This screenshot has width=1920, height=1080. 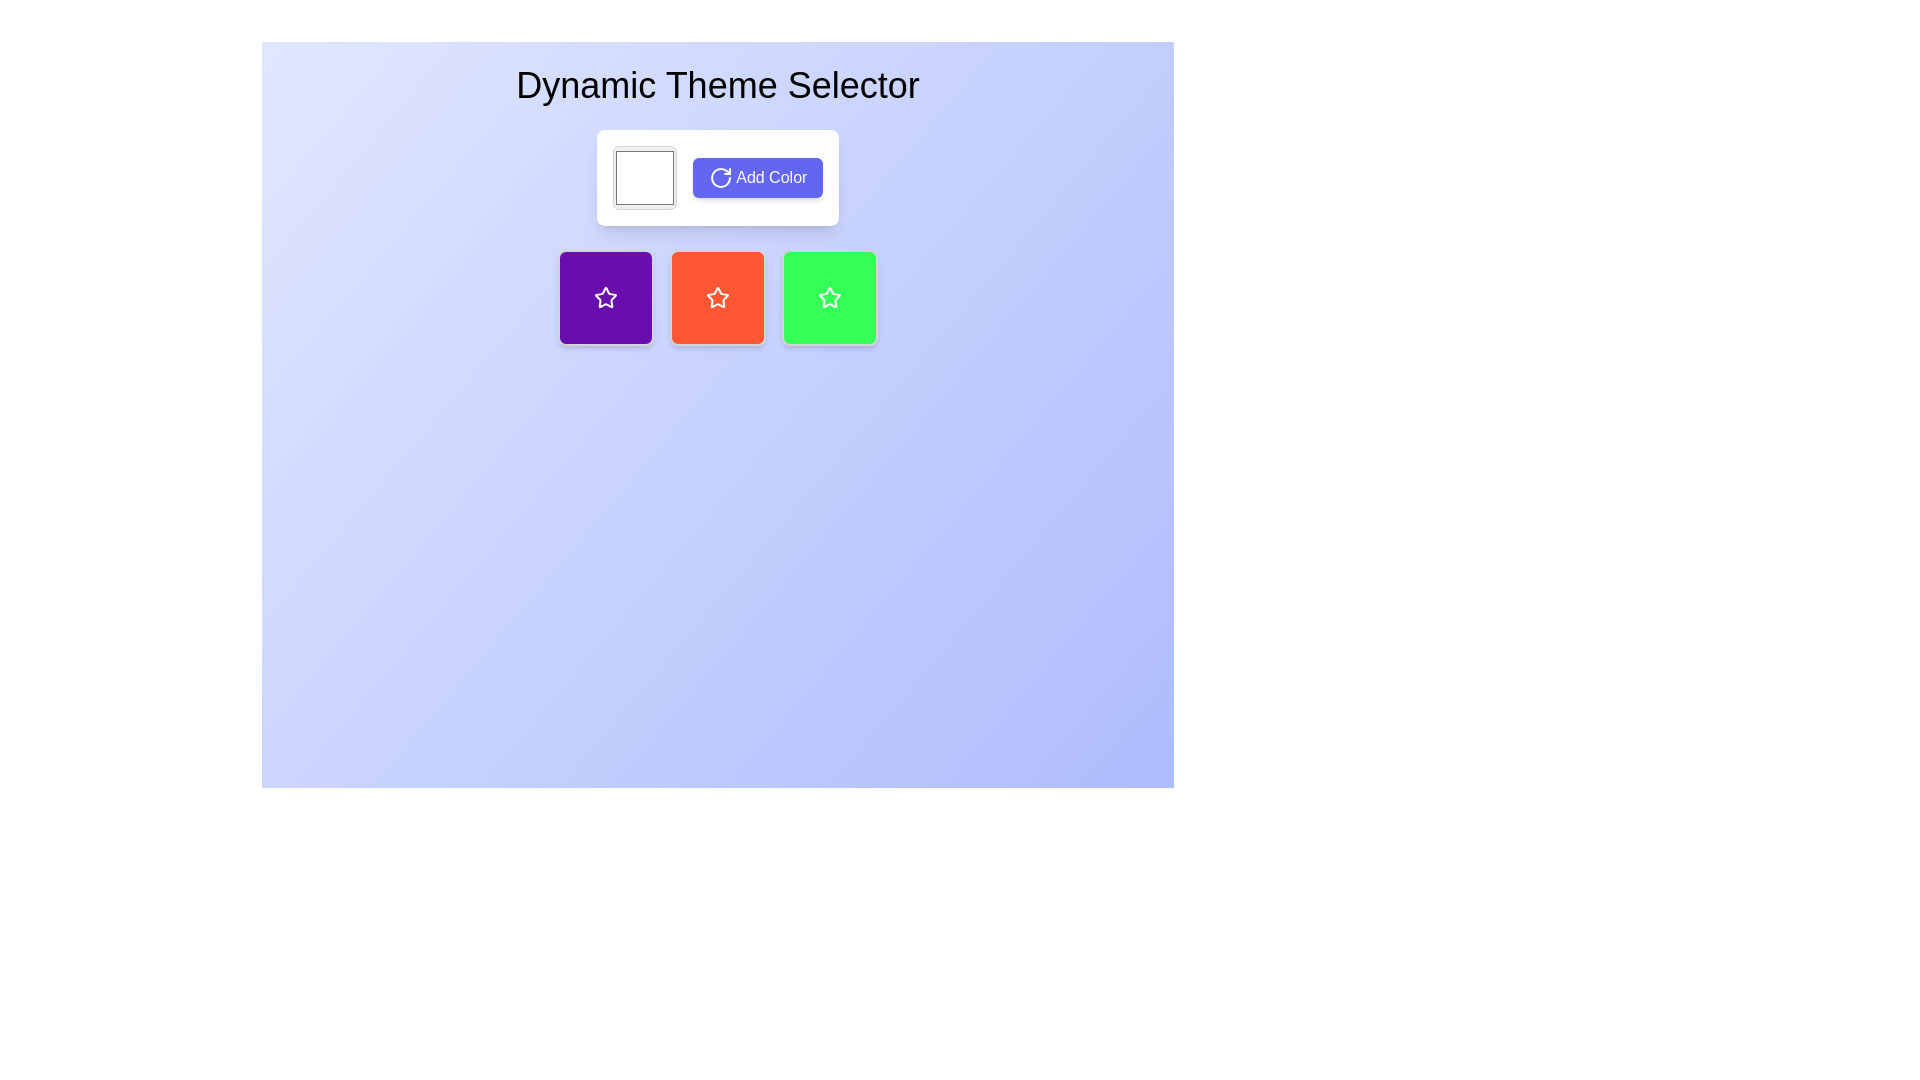 What do you see at coordinates (830, 297) in the screenshot?
I see `the bottom-right square tile button with a bright green background and a white star icon` at bounding box center [830, 297].